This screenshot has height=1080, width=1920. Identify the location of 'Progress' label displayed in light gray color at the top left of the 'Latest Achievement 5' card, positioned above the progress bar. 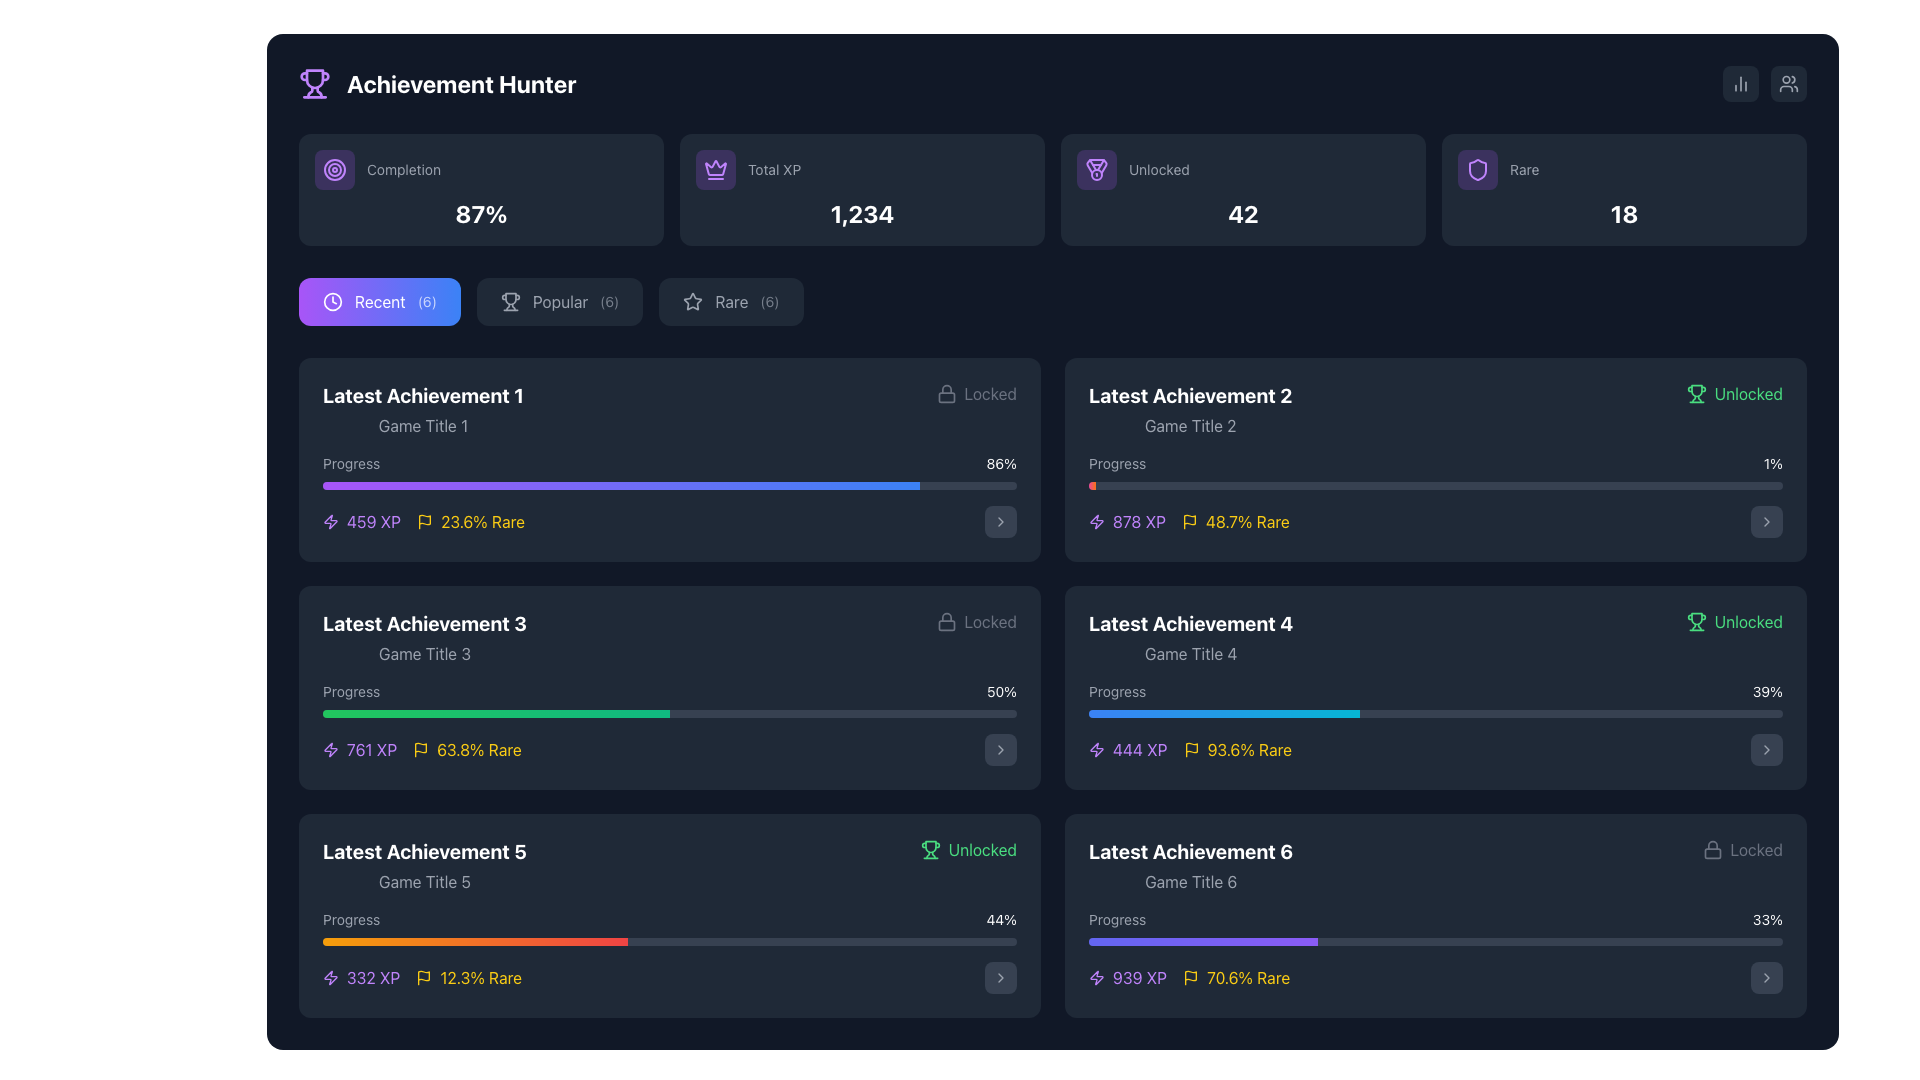
(351, 920).